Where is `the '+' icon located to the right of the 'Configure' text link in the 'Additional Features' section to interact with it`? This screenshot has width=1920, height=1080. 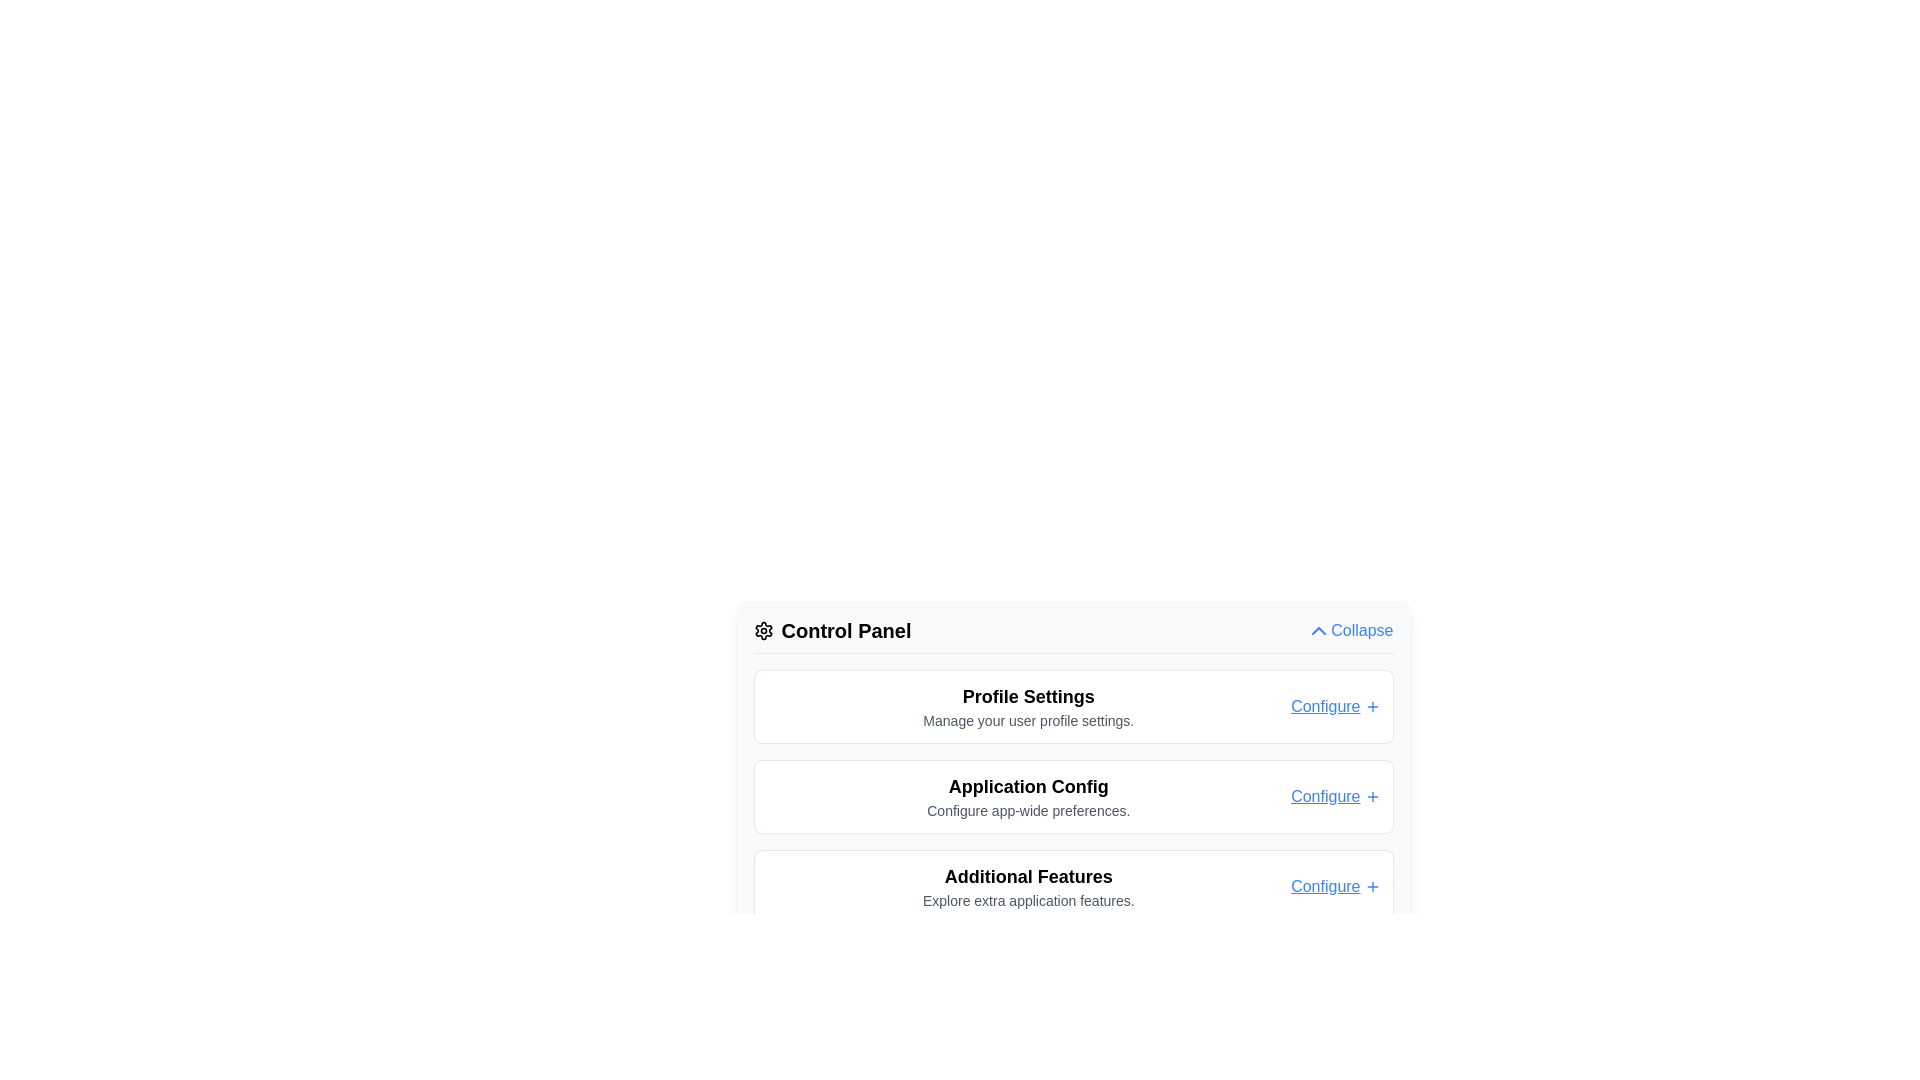 the '+' icon located to the right of the 'Configure' text link in the 'Additional Features' section to interact with it is located at coordinates (1371, 886).